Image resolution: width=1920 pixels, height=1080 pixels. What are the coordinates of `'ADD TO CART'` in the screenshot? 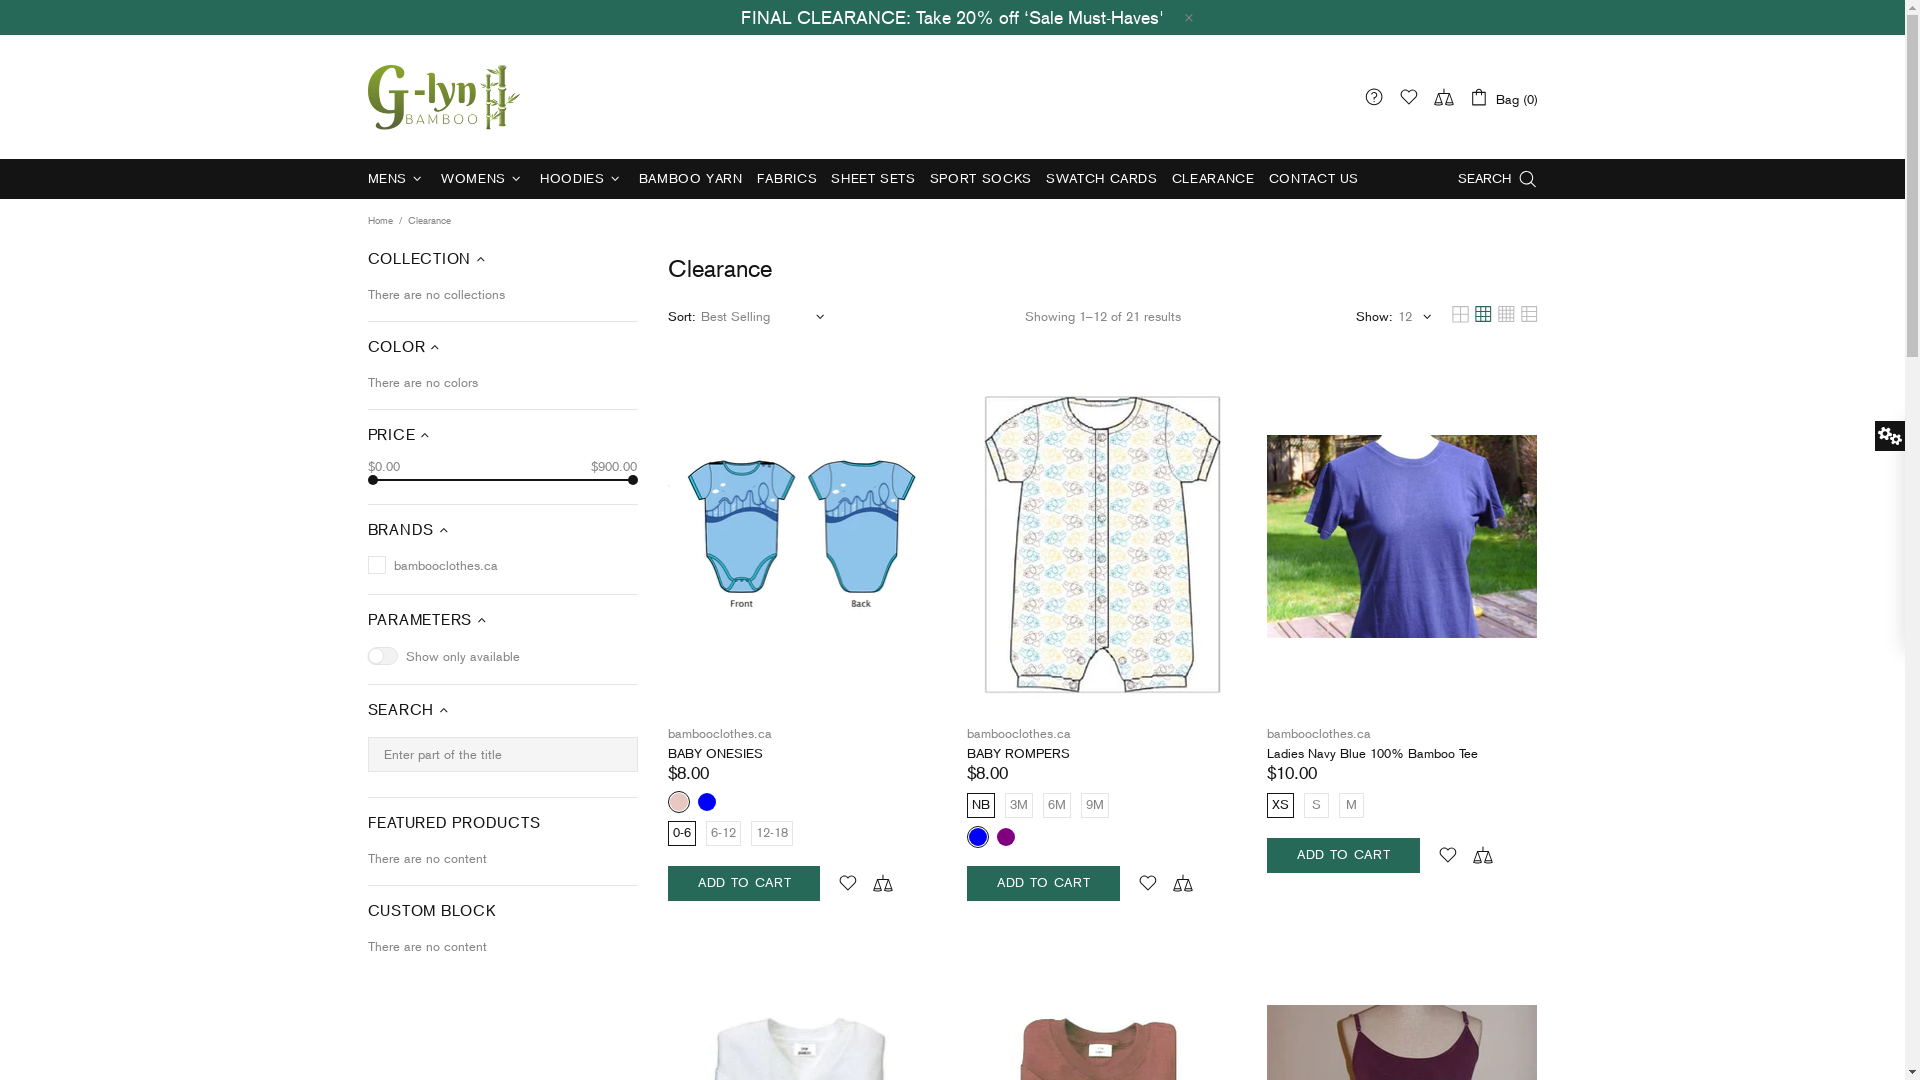 It's located at (1343, 855).